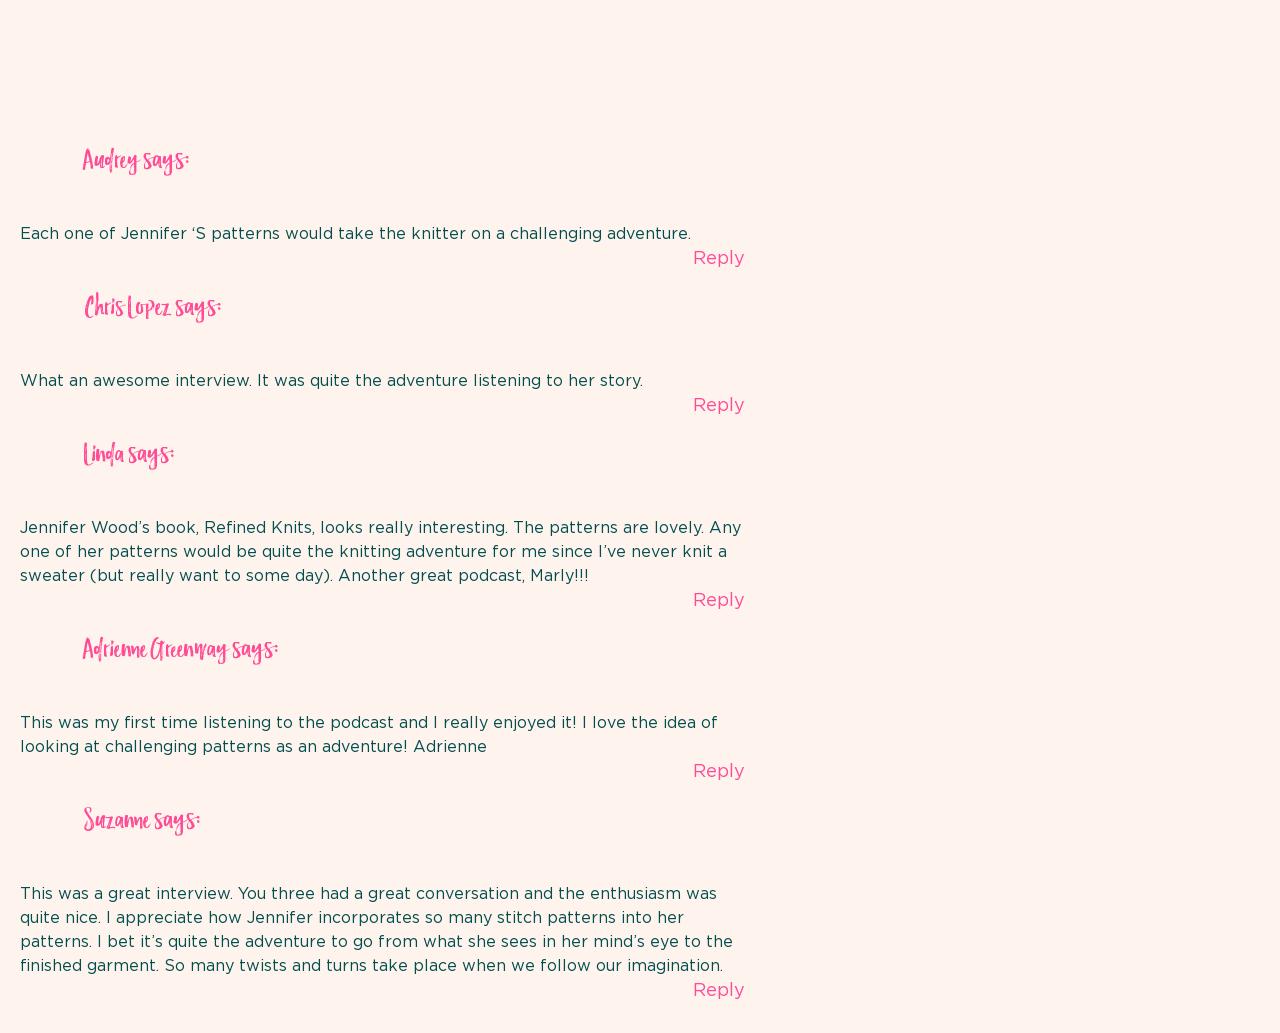  What do you see at coordinates (103, 455) in the screenshot?
I see `'Linda'` at bounding box center [103, 455].